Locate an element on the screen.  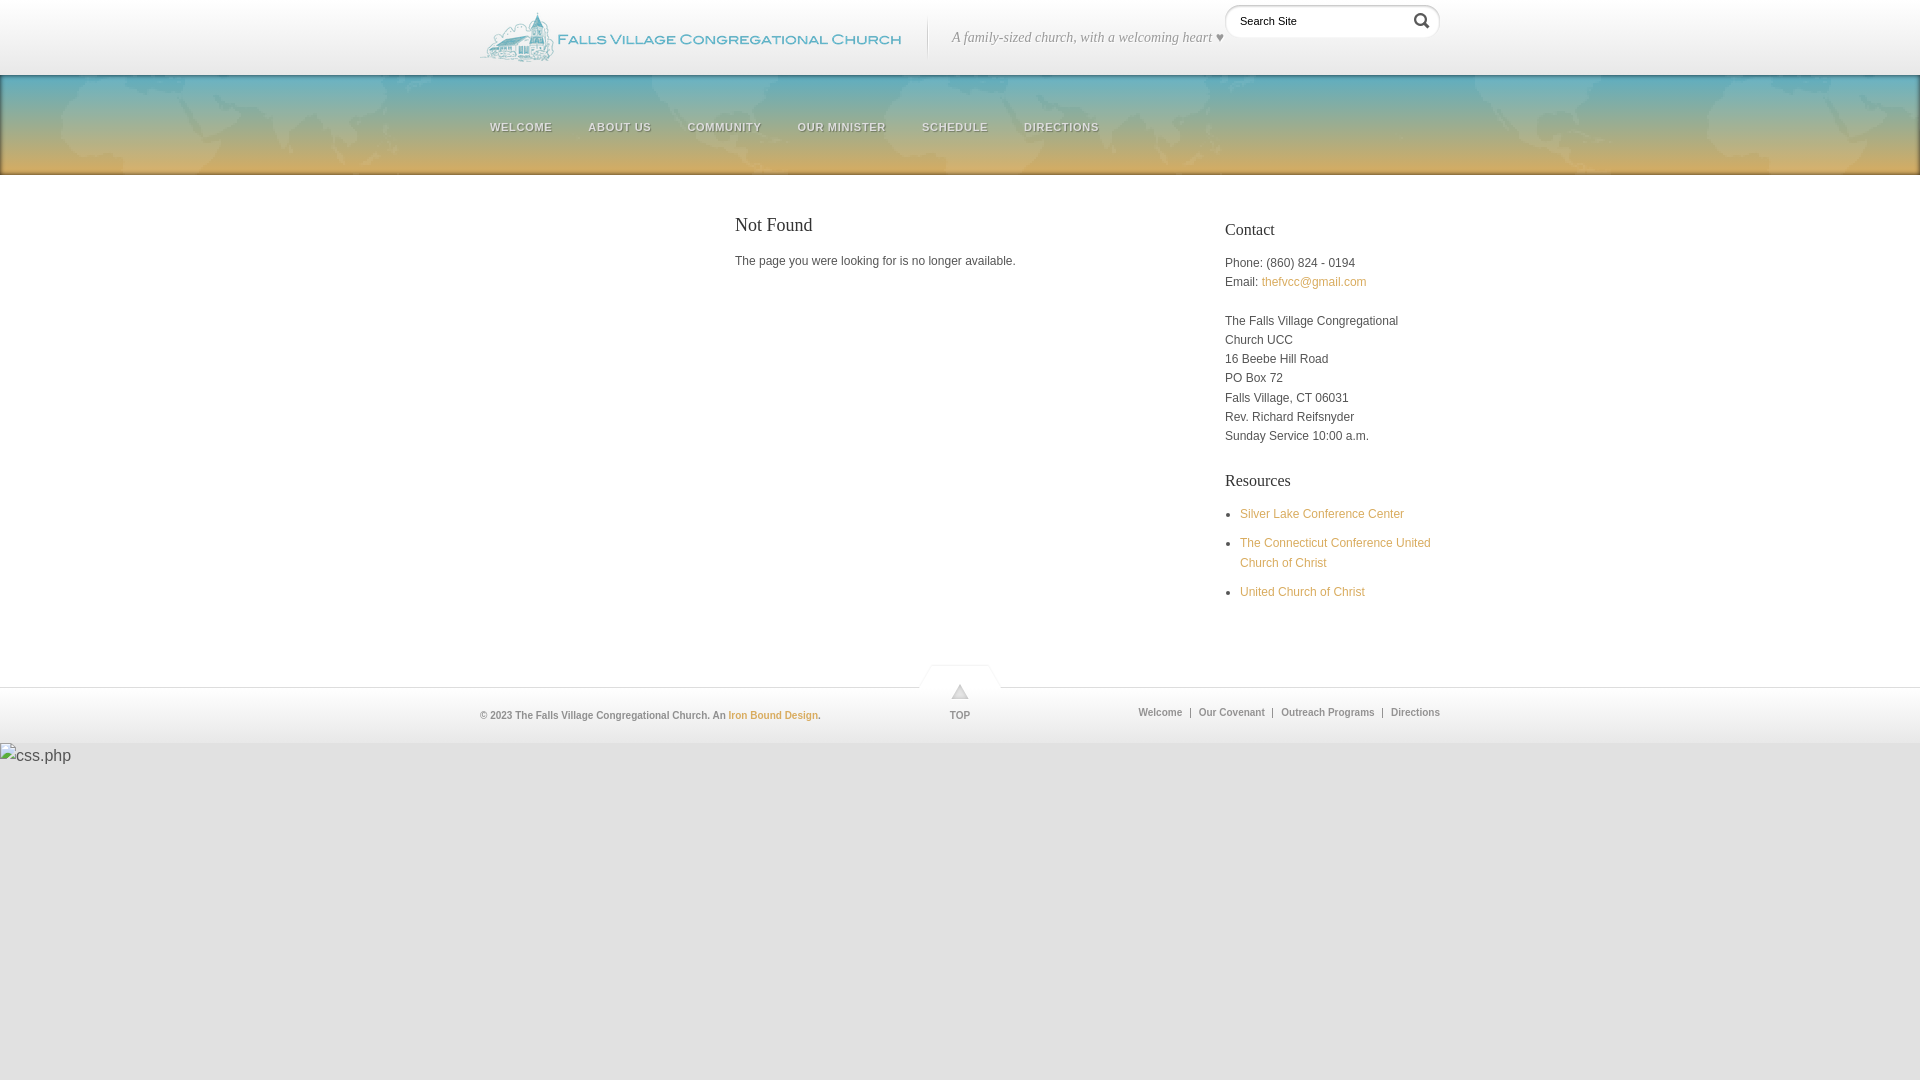
'WELCOME' is located at coordinates (524, 127).